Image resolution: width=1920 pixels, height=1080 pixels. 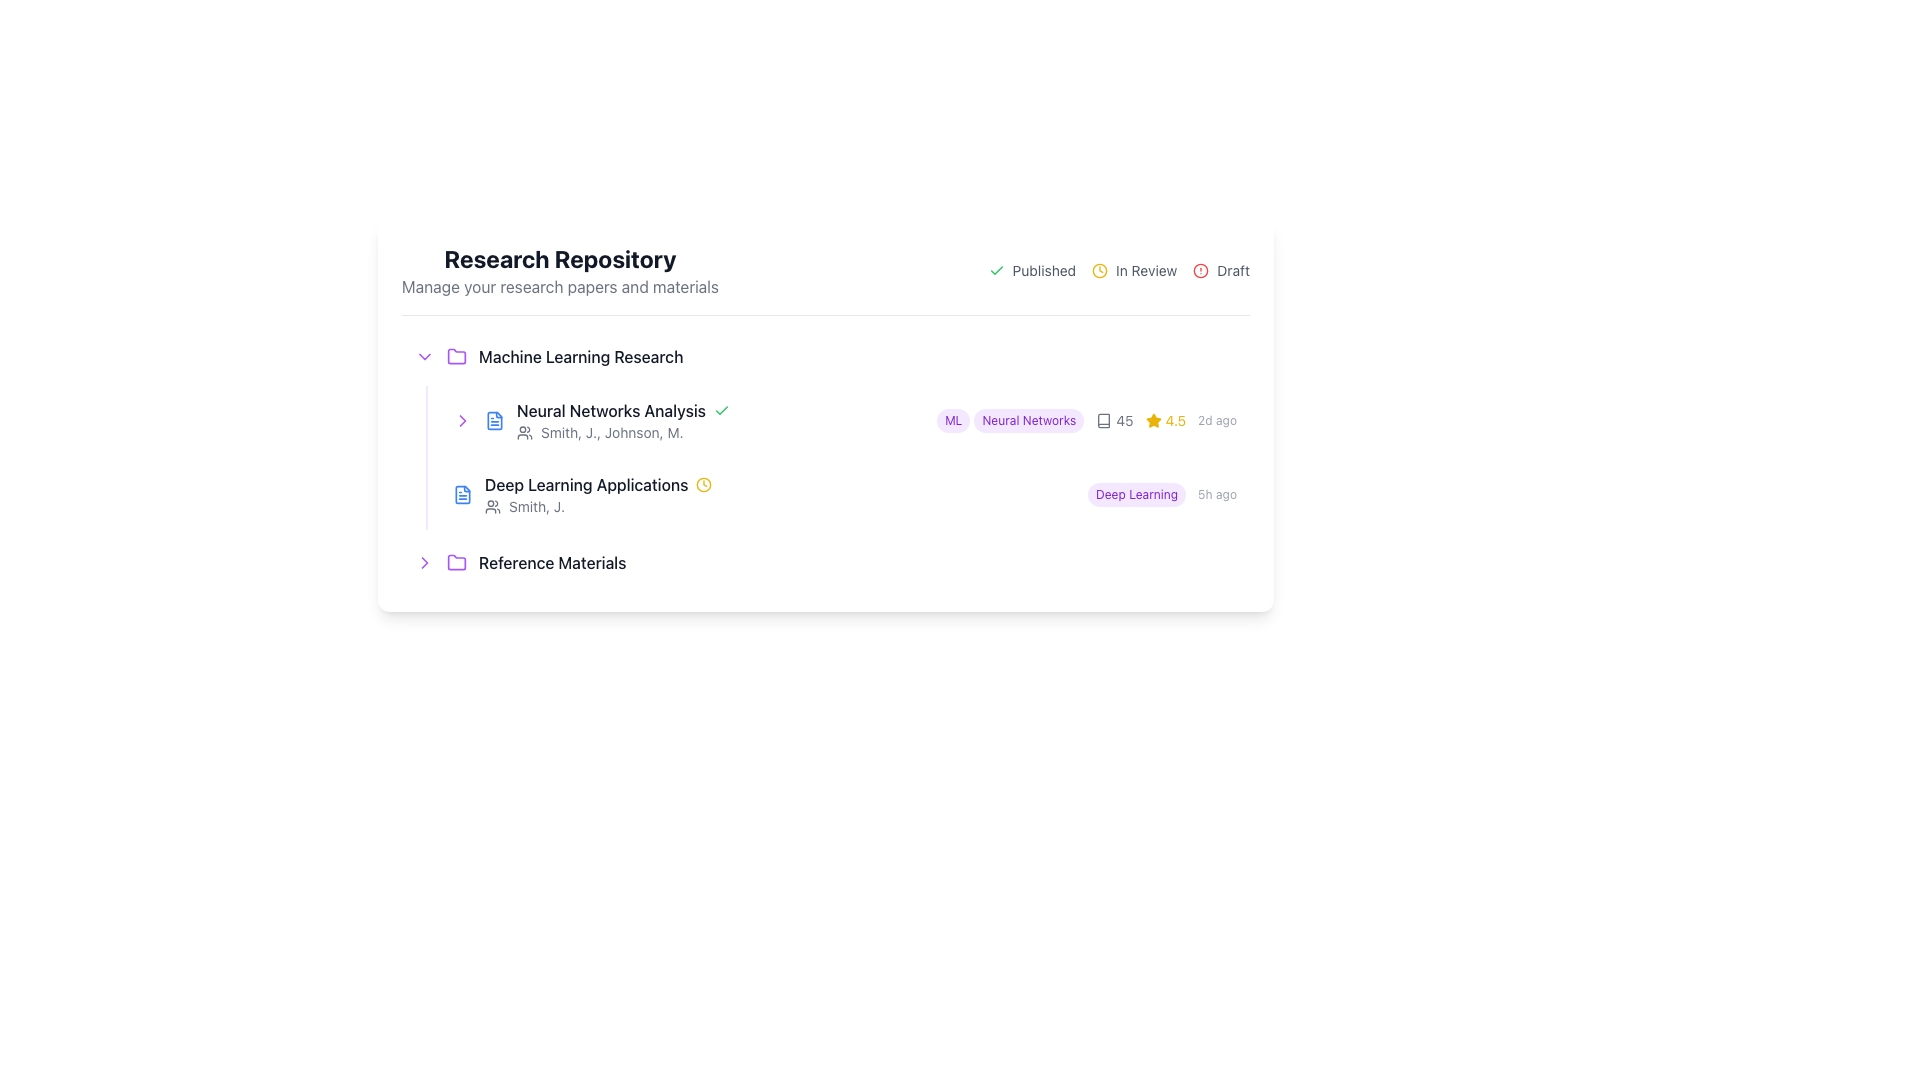 I want to click on the Rating display element, which shows a star icon and is positioned near the right side of the row containing the text 'ML Neural Networks', so click(x=1165, y=419).